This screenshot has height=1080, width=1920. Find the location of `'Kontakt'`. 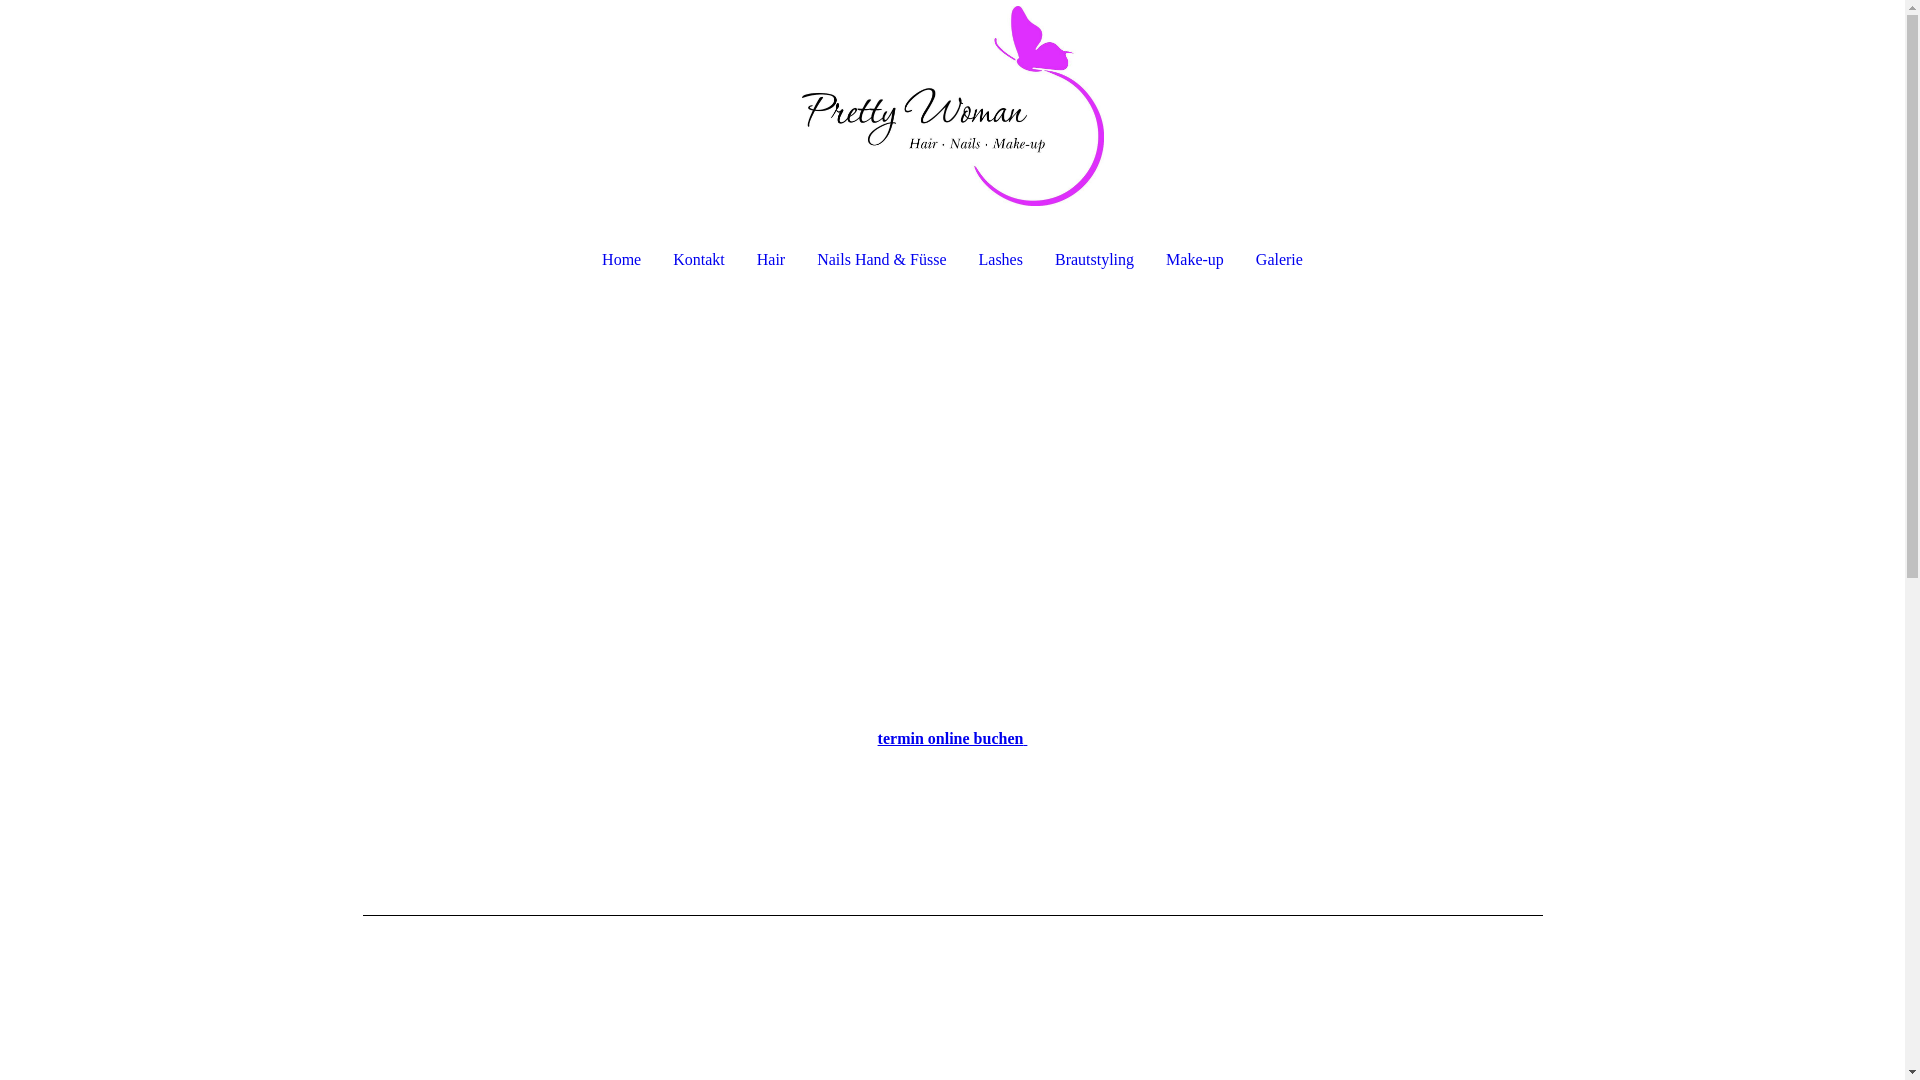

'Kontakt' is located at coordinates (699, 258).